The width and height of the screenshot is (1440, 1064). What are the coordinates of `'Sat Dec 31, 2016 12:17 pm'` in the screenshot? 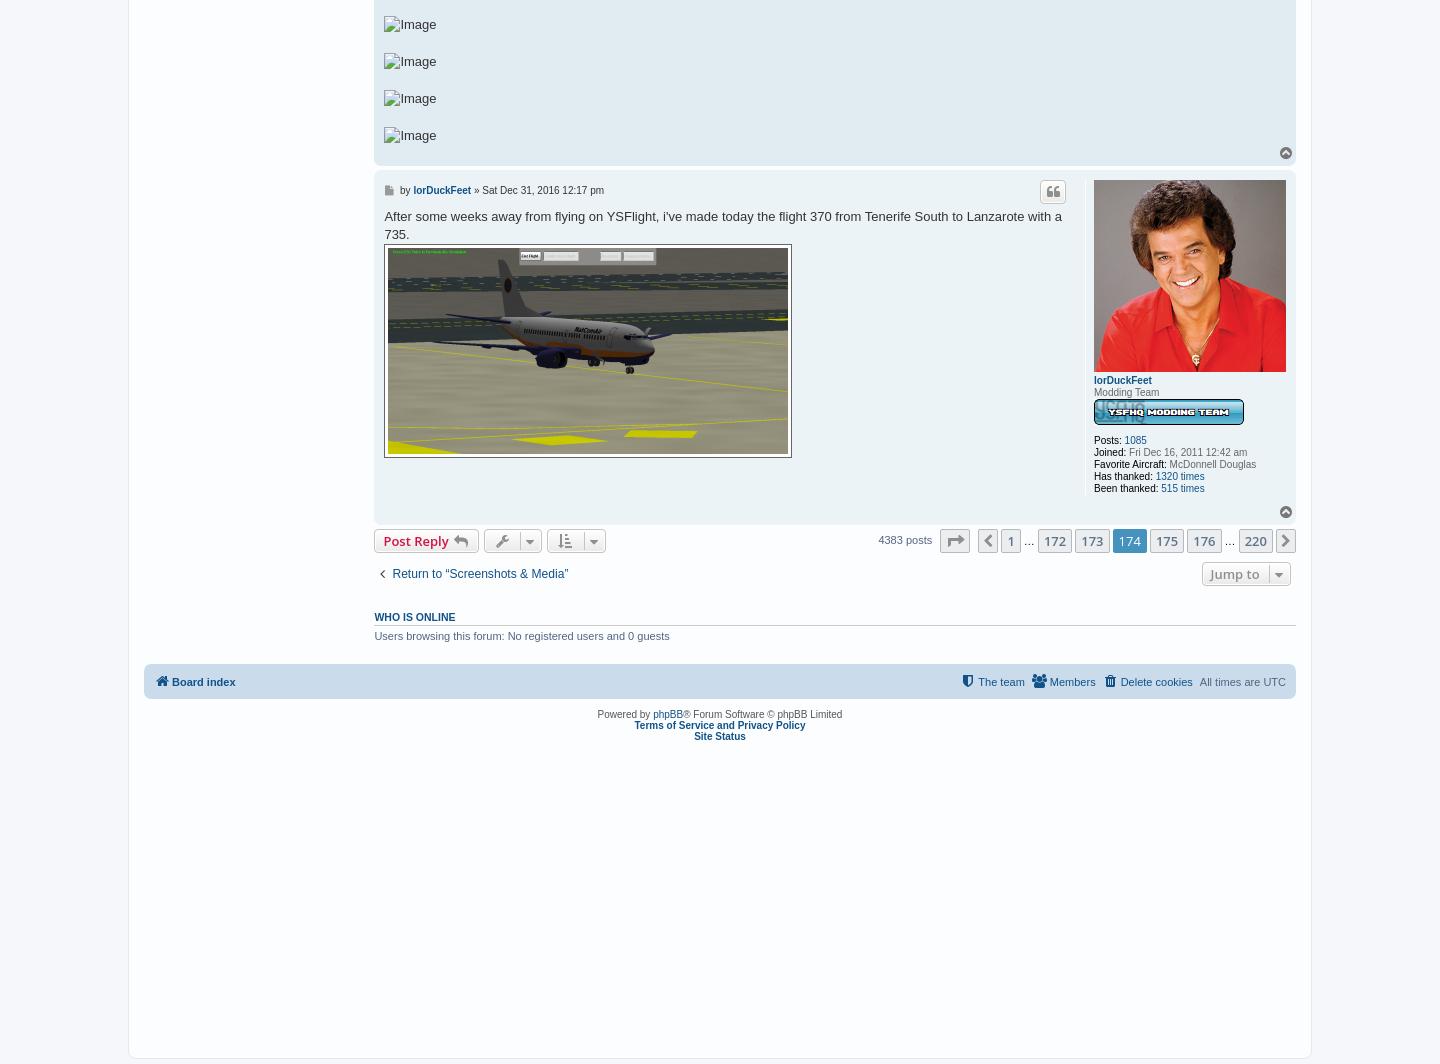 It's located at (543, 189).